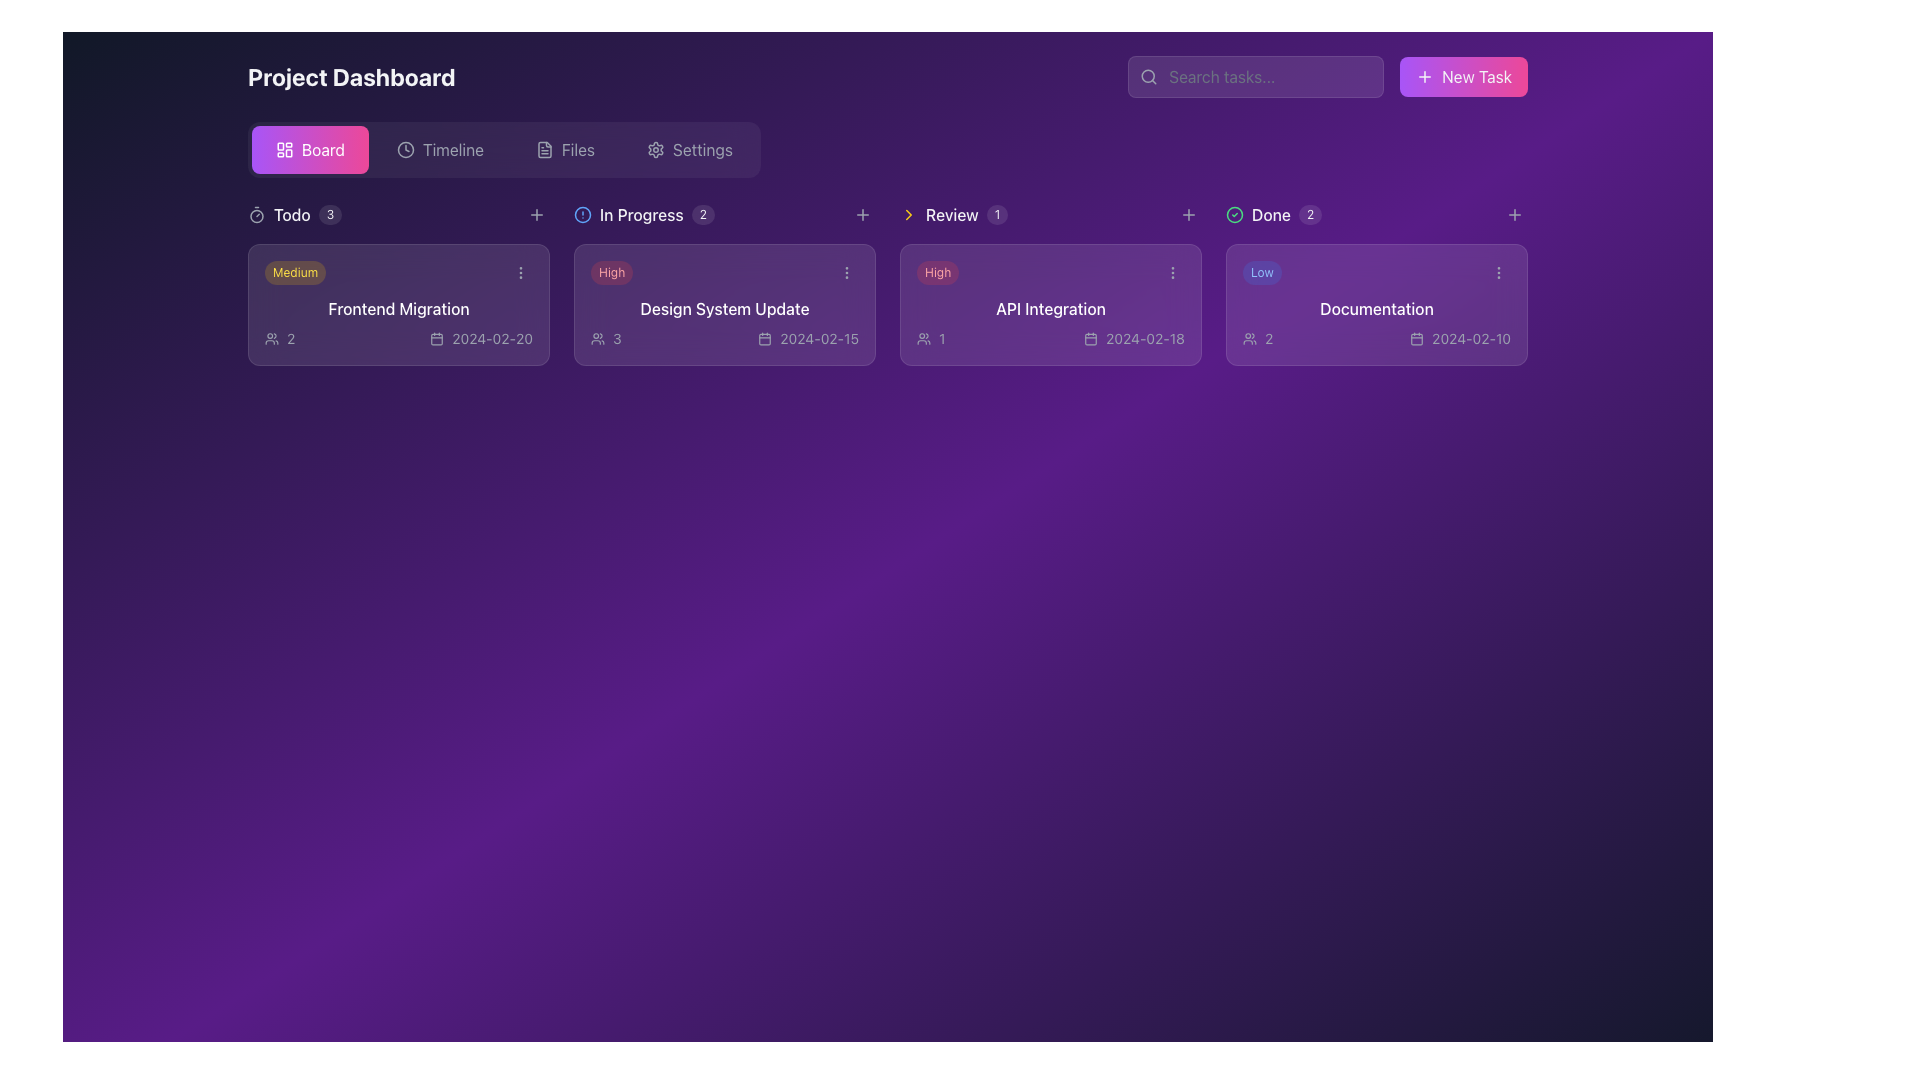 This screenshot has width=1920, height=1080. What do you see at coordinates (689, 149) in the screenshot?
I see `the 'Settings' button, which is the fourth button in the navigation bar` at bounding box center [689, 149].